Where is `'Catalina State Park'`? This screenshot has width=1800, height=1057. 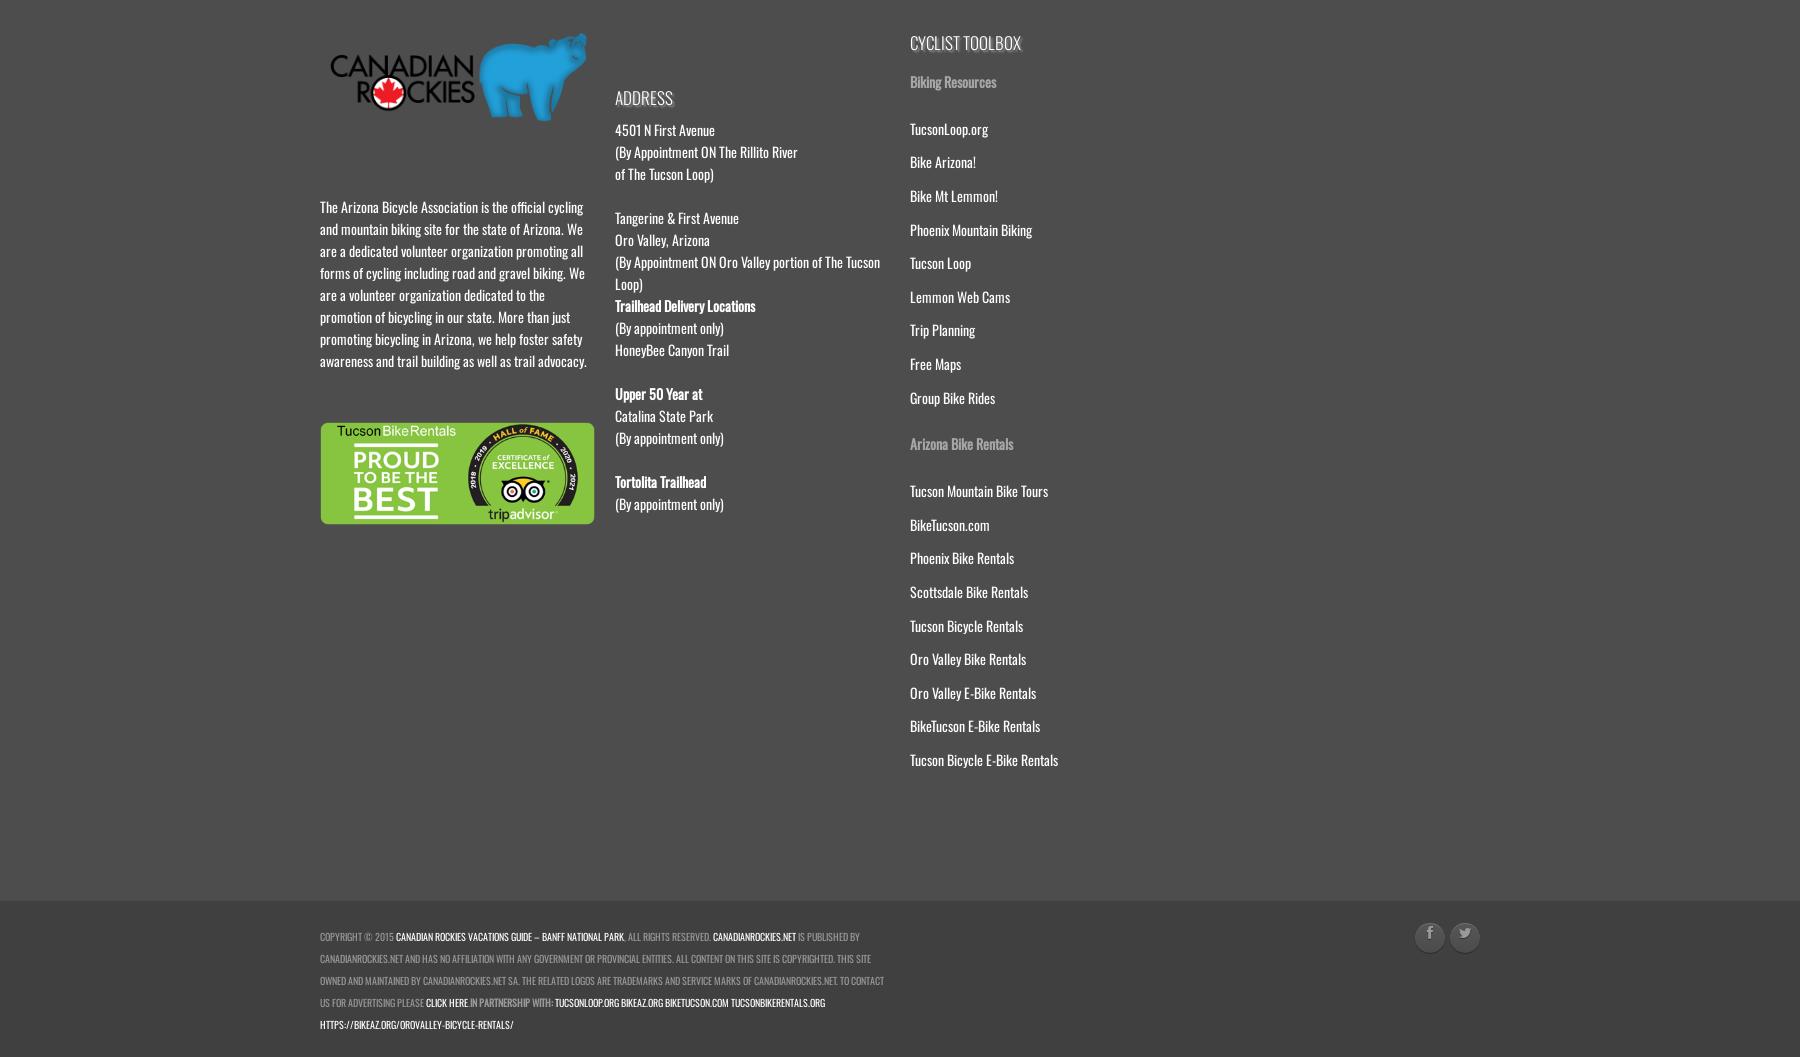
'Catalina State Park' is located at coordinates (615, 413).